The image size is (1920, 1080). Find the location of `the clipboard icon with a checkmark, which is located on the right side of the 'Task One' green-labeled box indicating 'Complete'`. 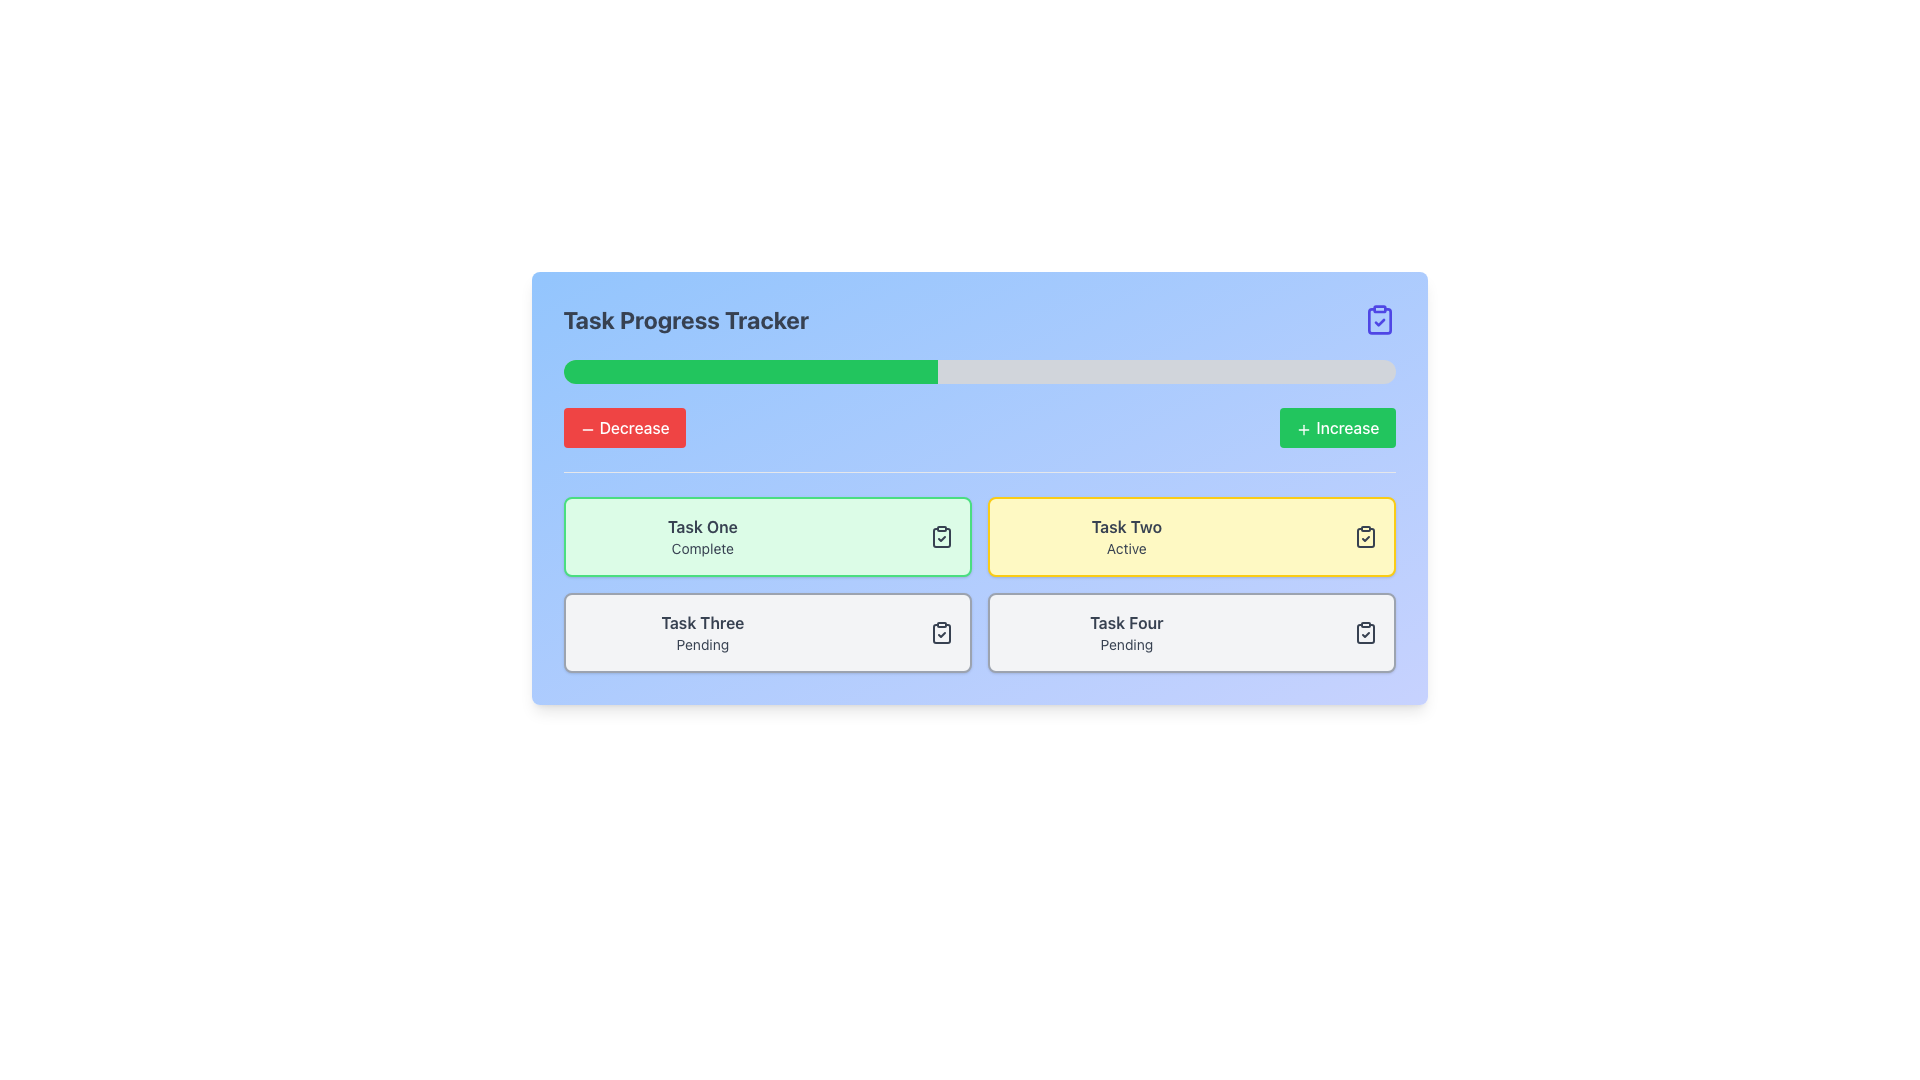

the clipboard icon with a checkmark, which is located on the right side of the 'Task One' green-labeled box indicating 'Complete' is located at coordinates (940, 535).